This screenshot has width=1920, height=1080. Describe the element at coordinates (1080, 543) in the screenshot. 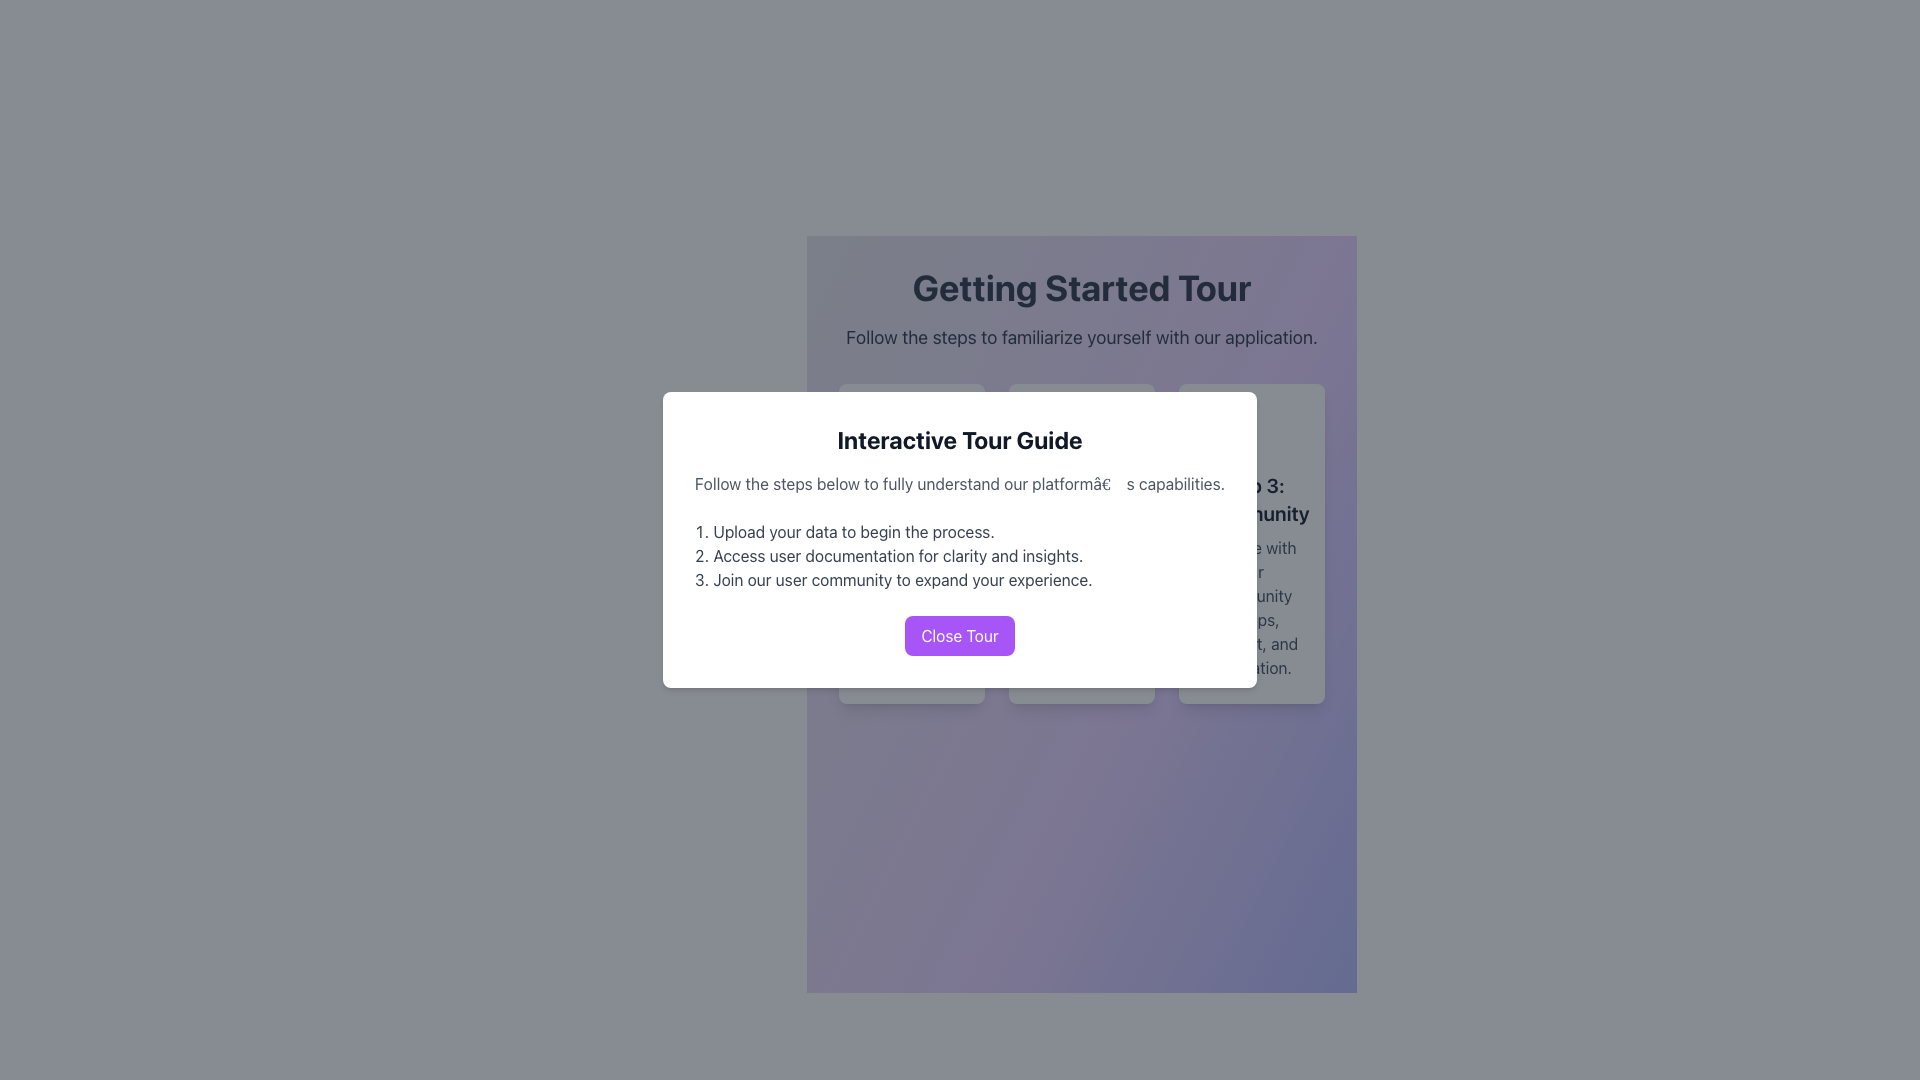

I see `the Information Card with the title 'Step 2: Documentation', which is the second card in a grid layout of three cards` at that location.